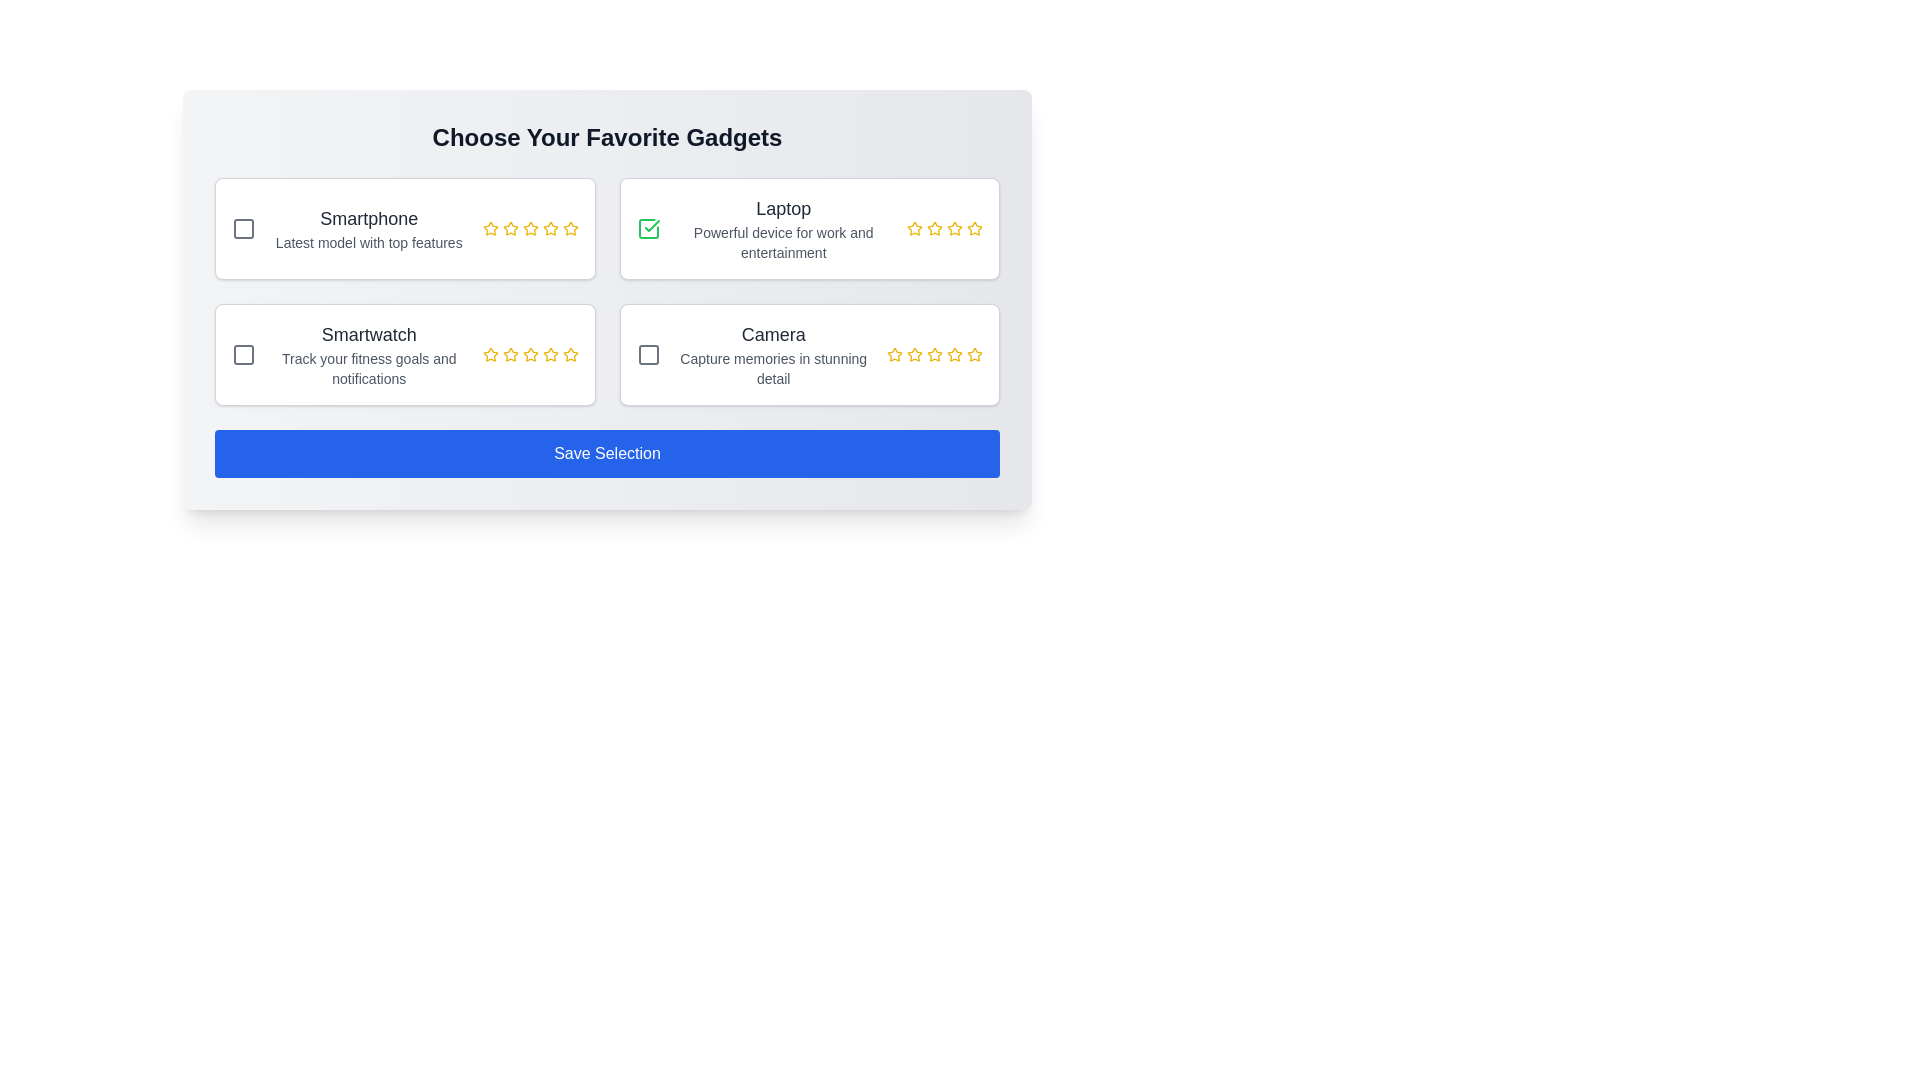  What do you see at coordinates (648, 353) in the screenshot?
I see `the checkbox icon located to the left of the label 'Camera' in the settings section` at bounding box center [648, 353].